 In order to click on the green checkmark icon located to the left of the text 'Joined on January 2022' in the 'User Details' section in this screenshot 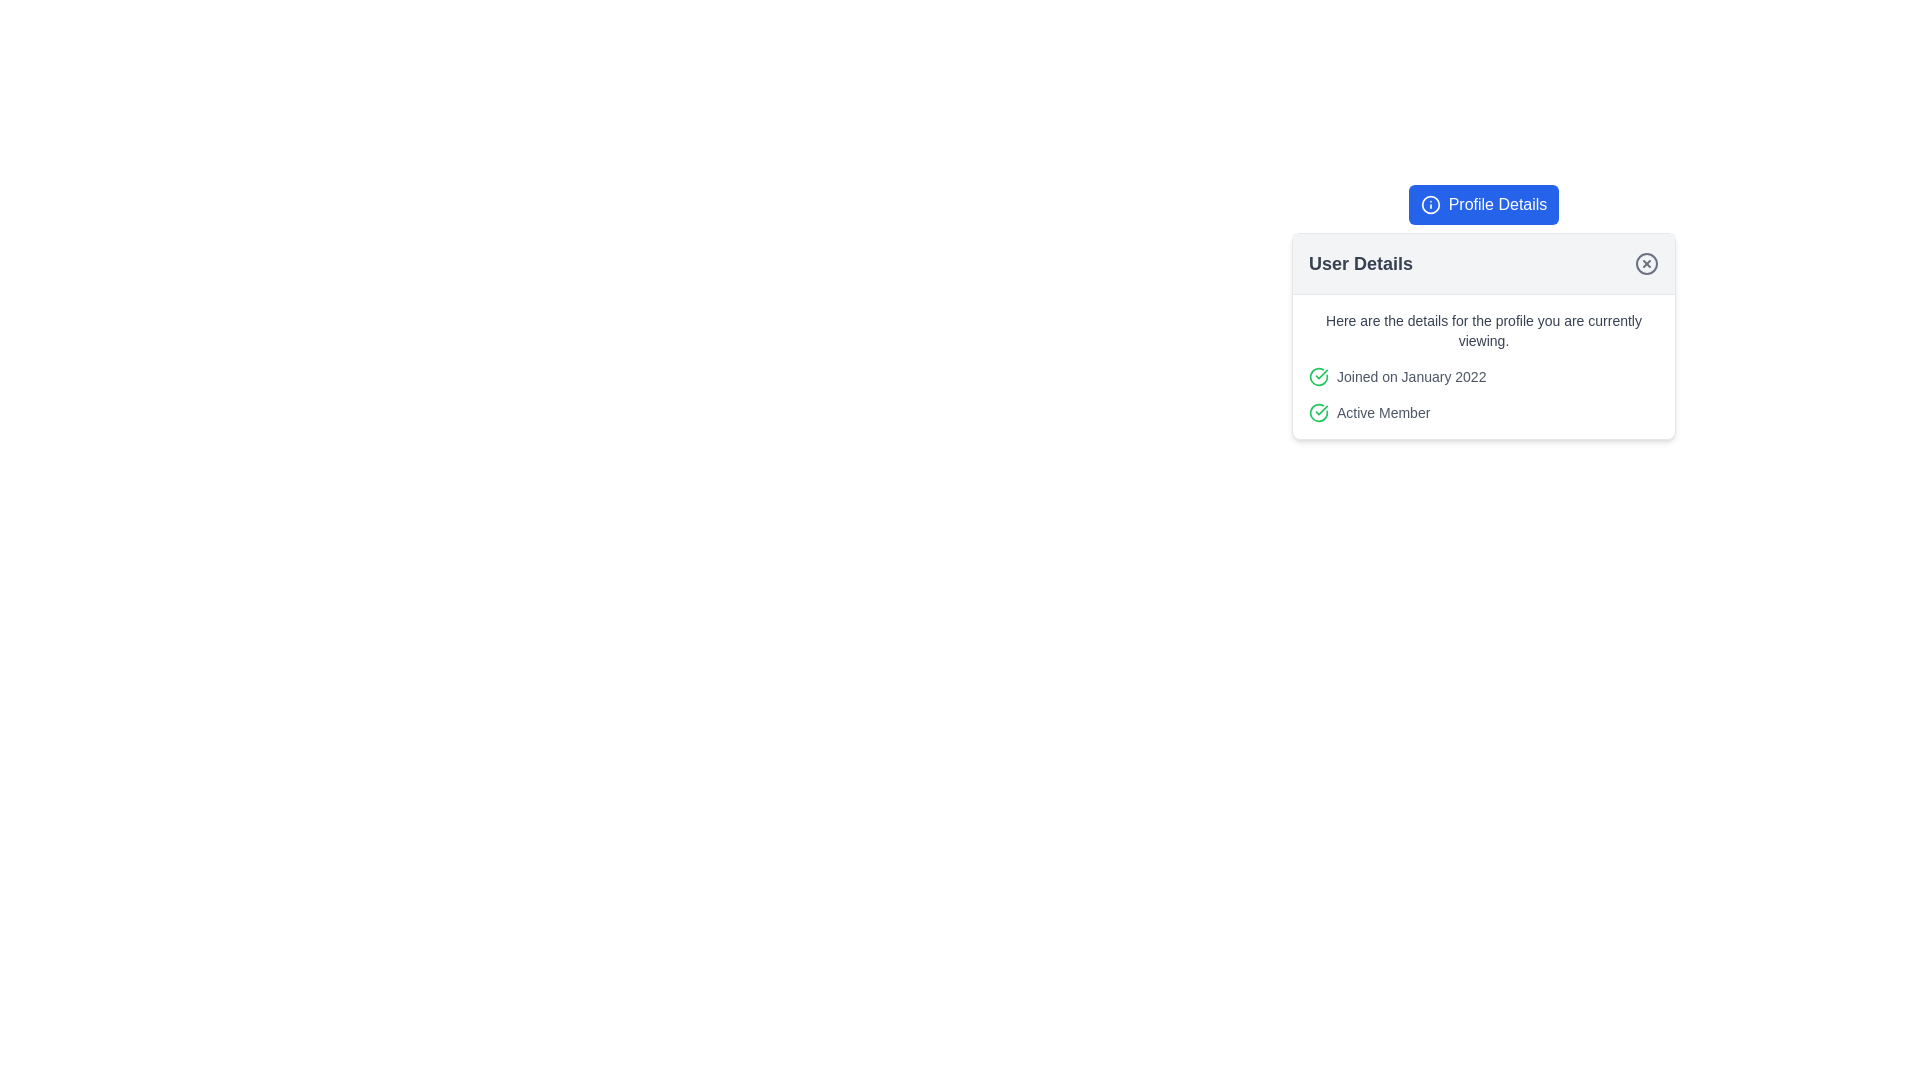, I will do `click(1319, 377)`.